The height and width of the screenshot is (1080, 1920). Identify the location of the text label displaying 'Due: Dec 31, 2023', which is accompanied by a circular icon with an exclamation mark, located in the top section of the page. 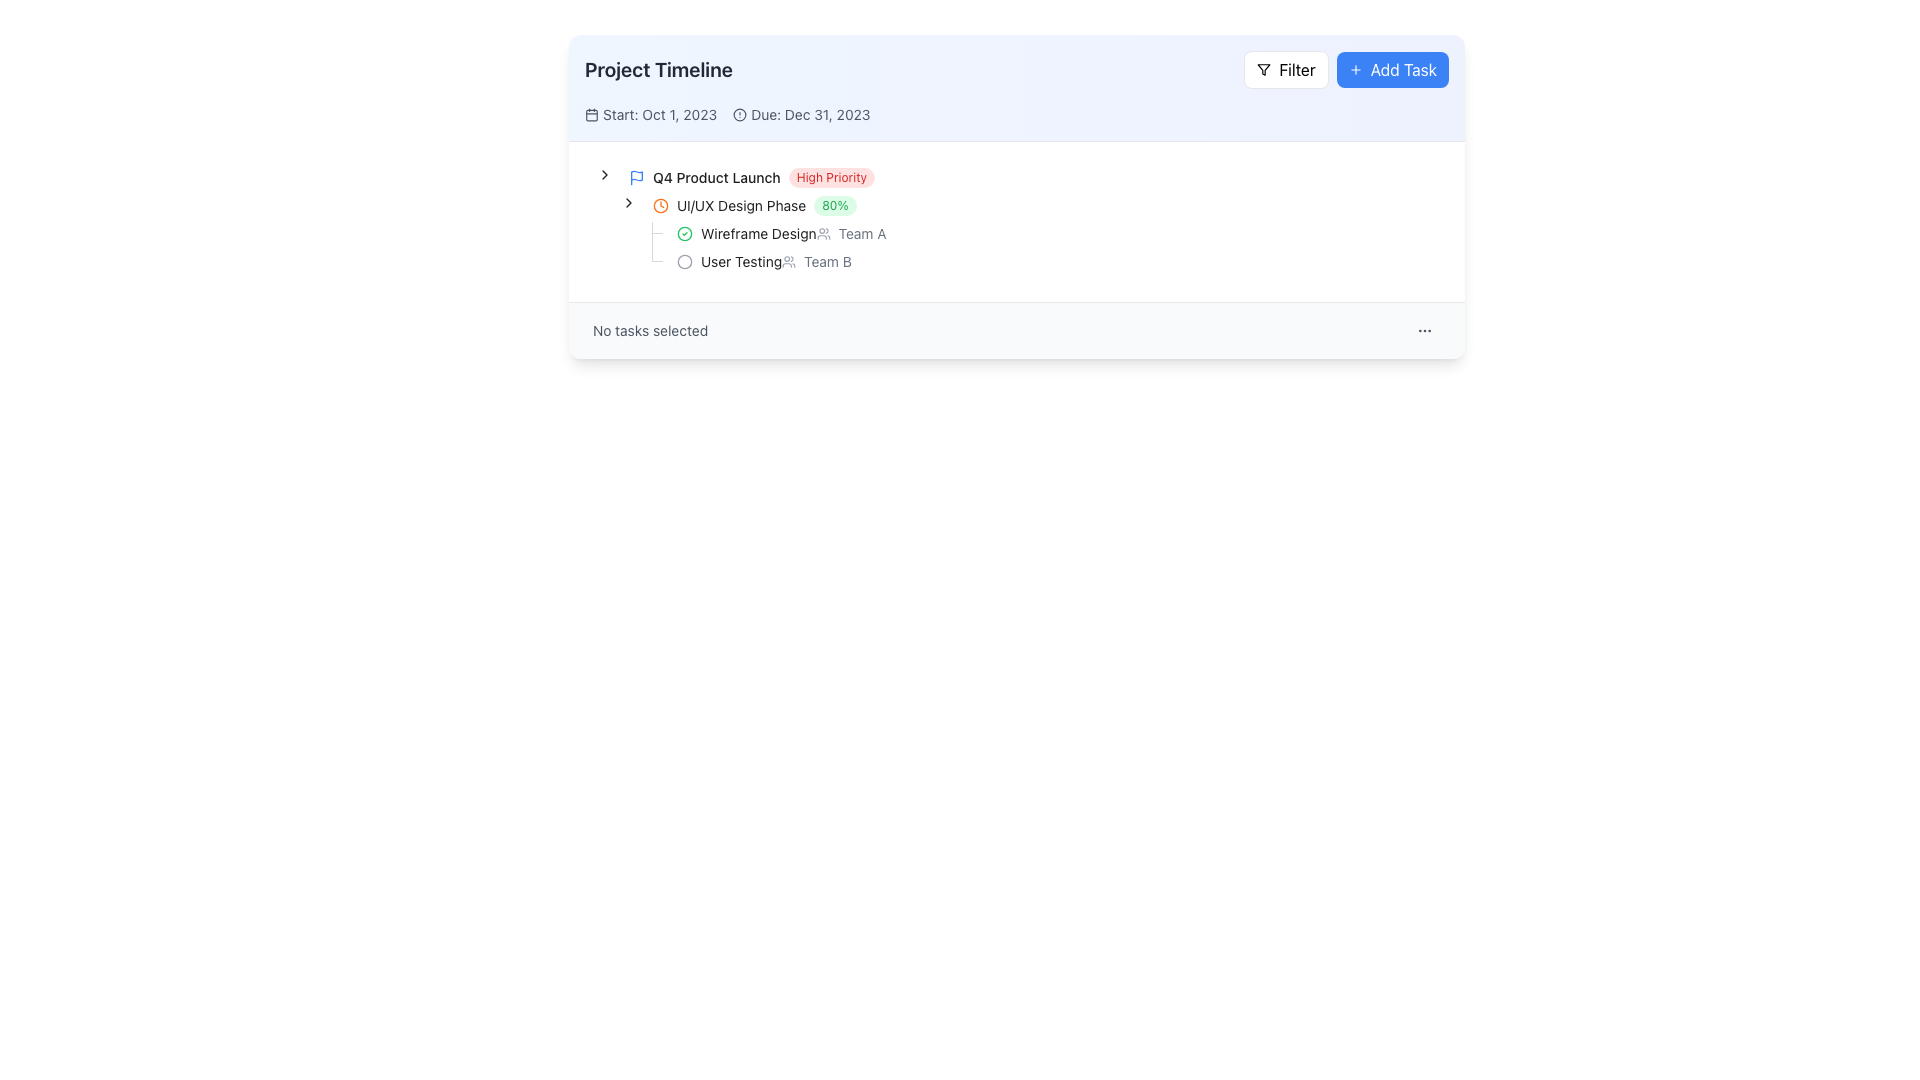
(801, 115).